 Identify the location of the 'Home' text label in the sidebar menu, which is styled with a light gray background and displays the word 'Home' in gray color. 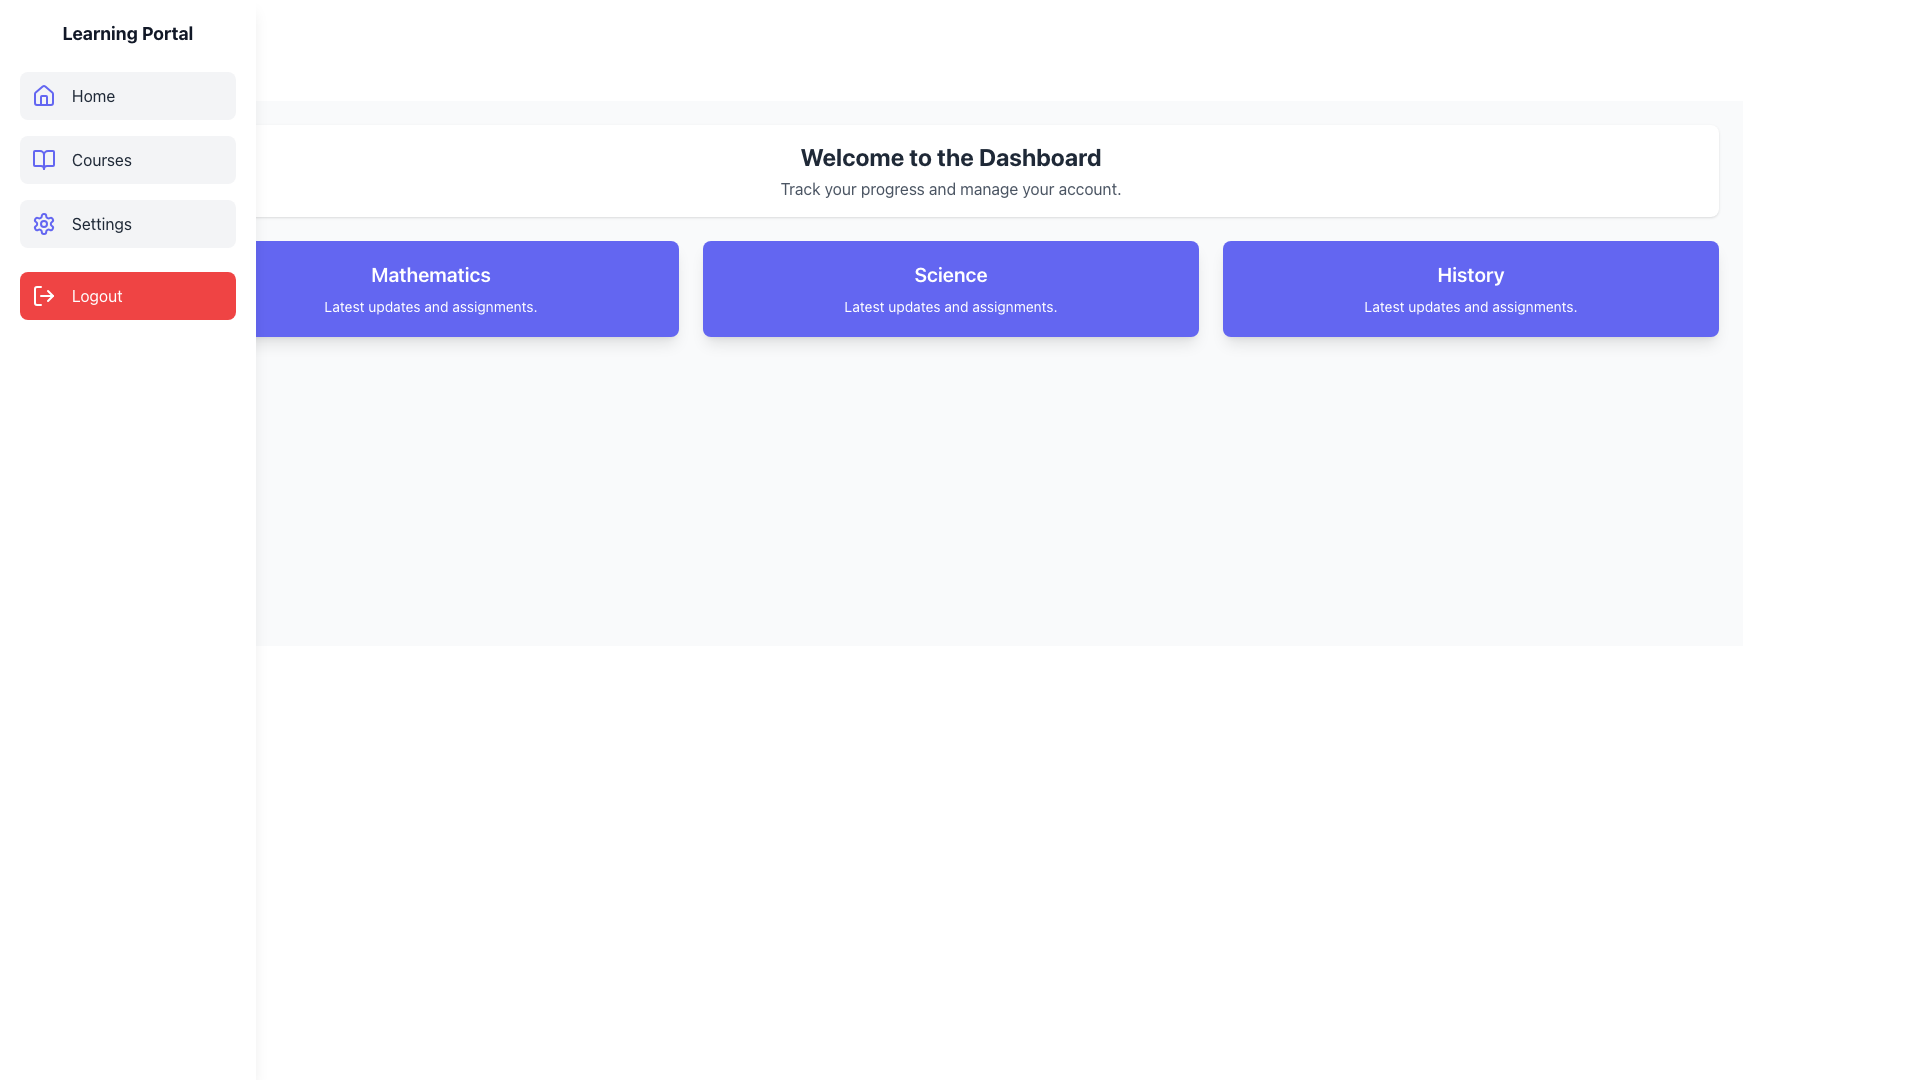
(92, 96).